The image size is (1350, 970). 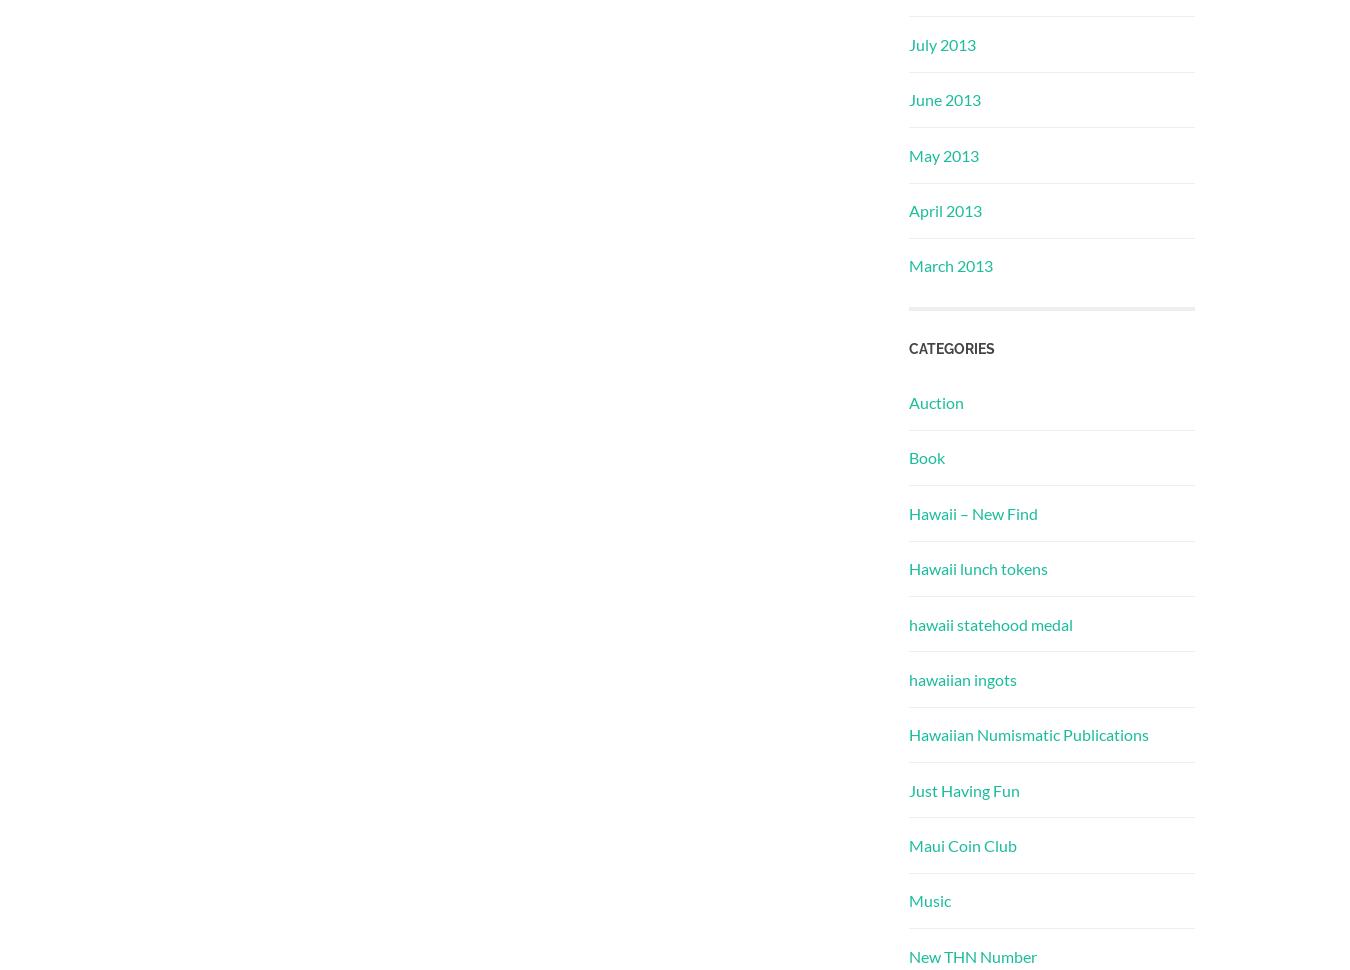 What do you see at coordinates (907, 210) in the screenshot?
I see `'April 2013'` at bounding box center [907, 210].